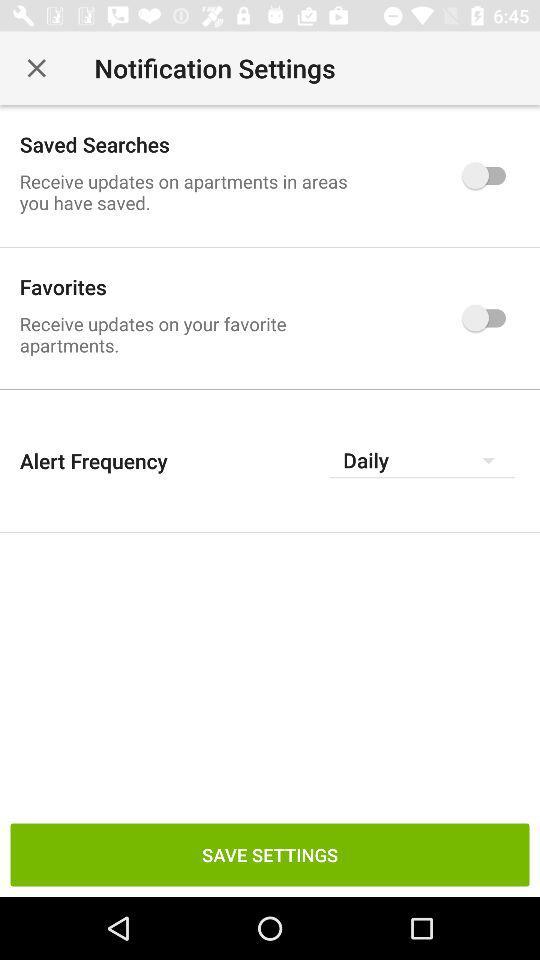 This screenshot has height=960, width=540. I want to click on turn on, so click(488, 318).